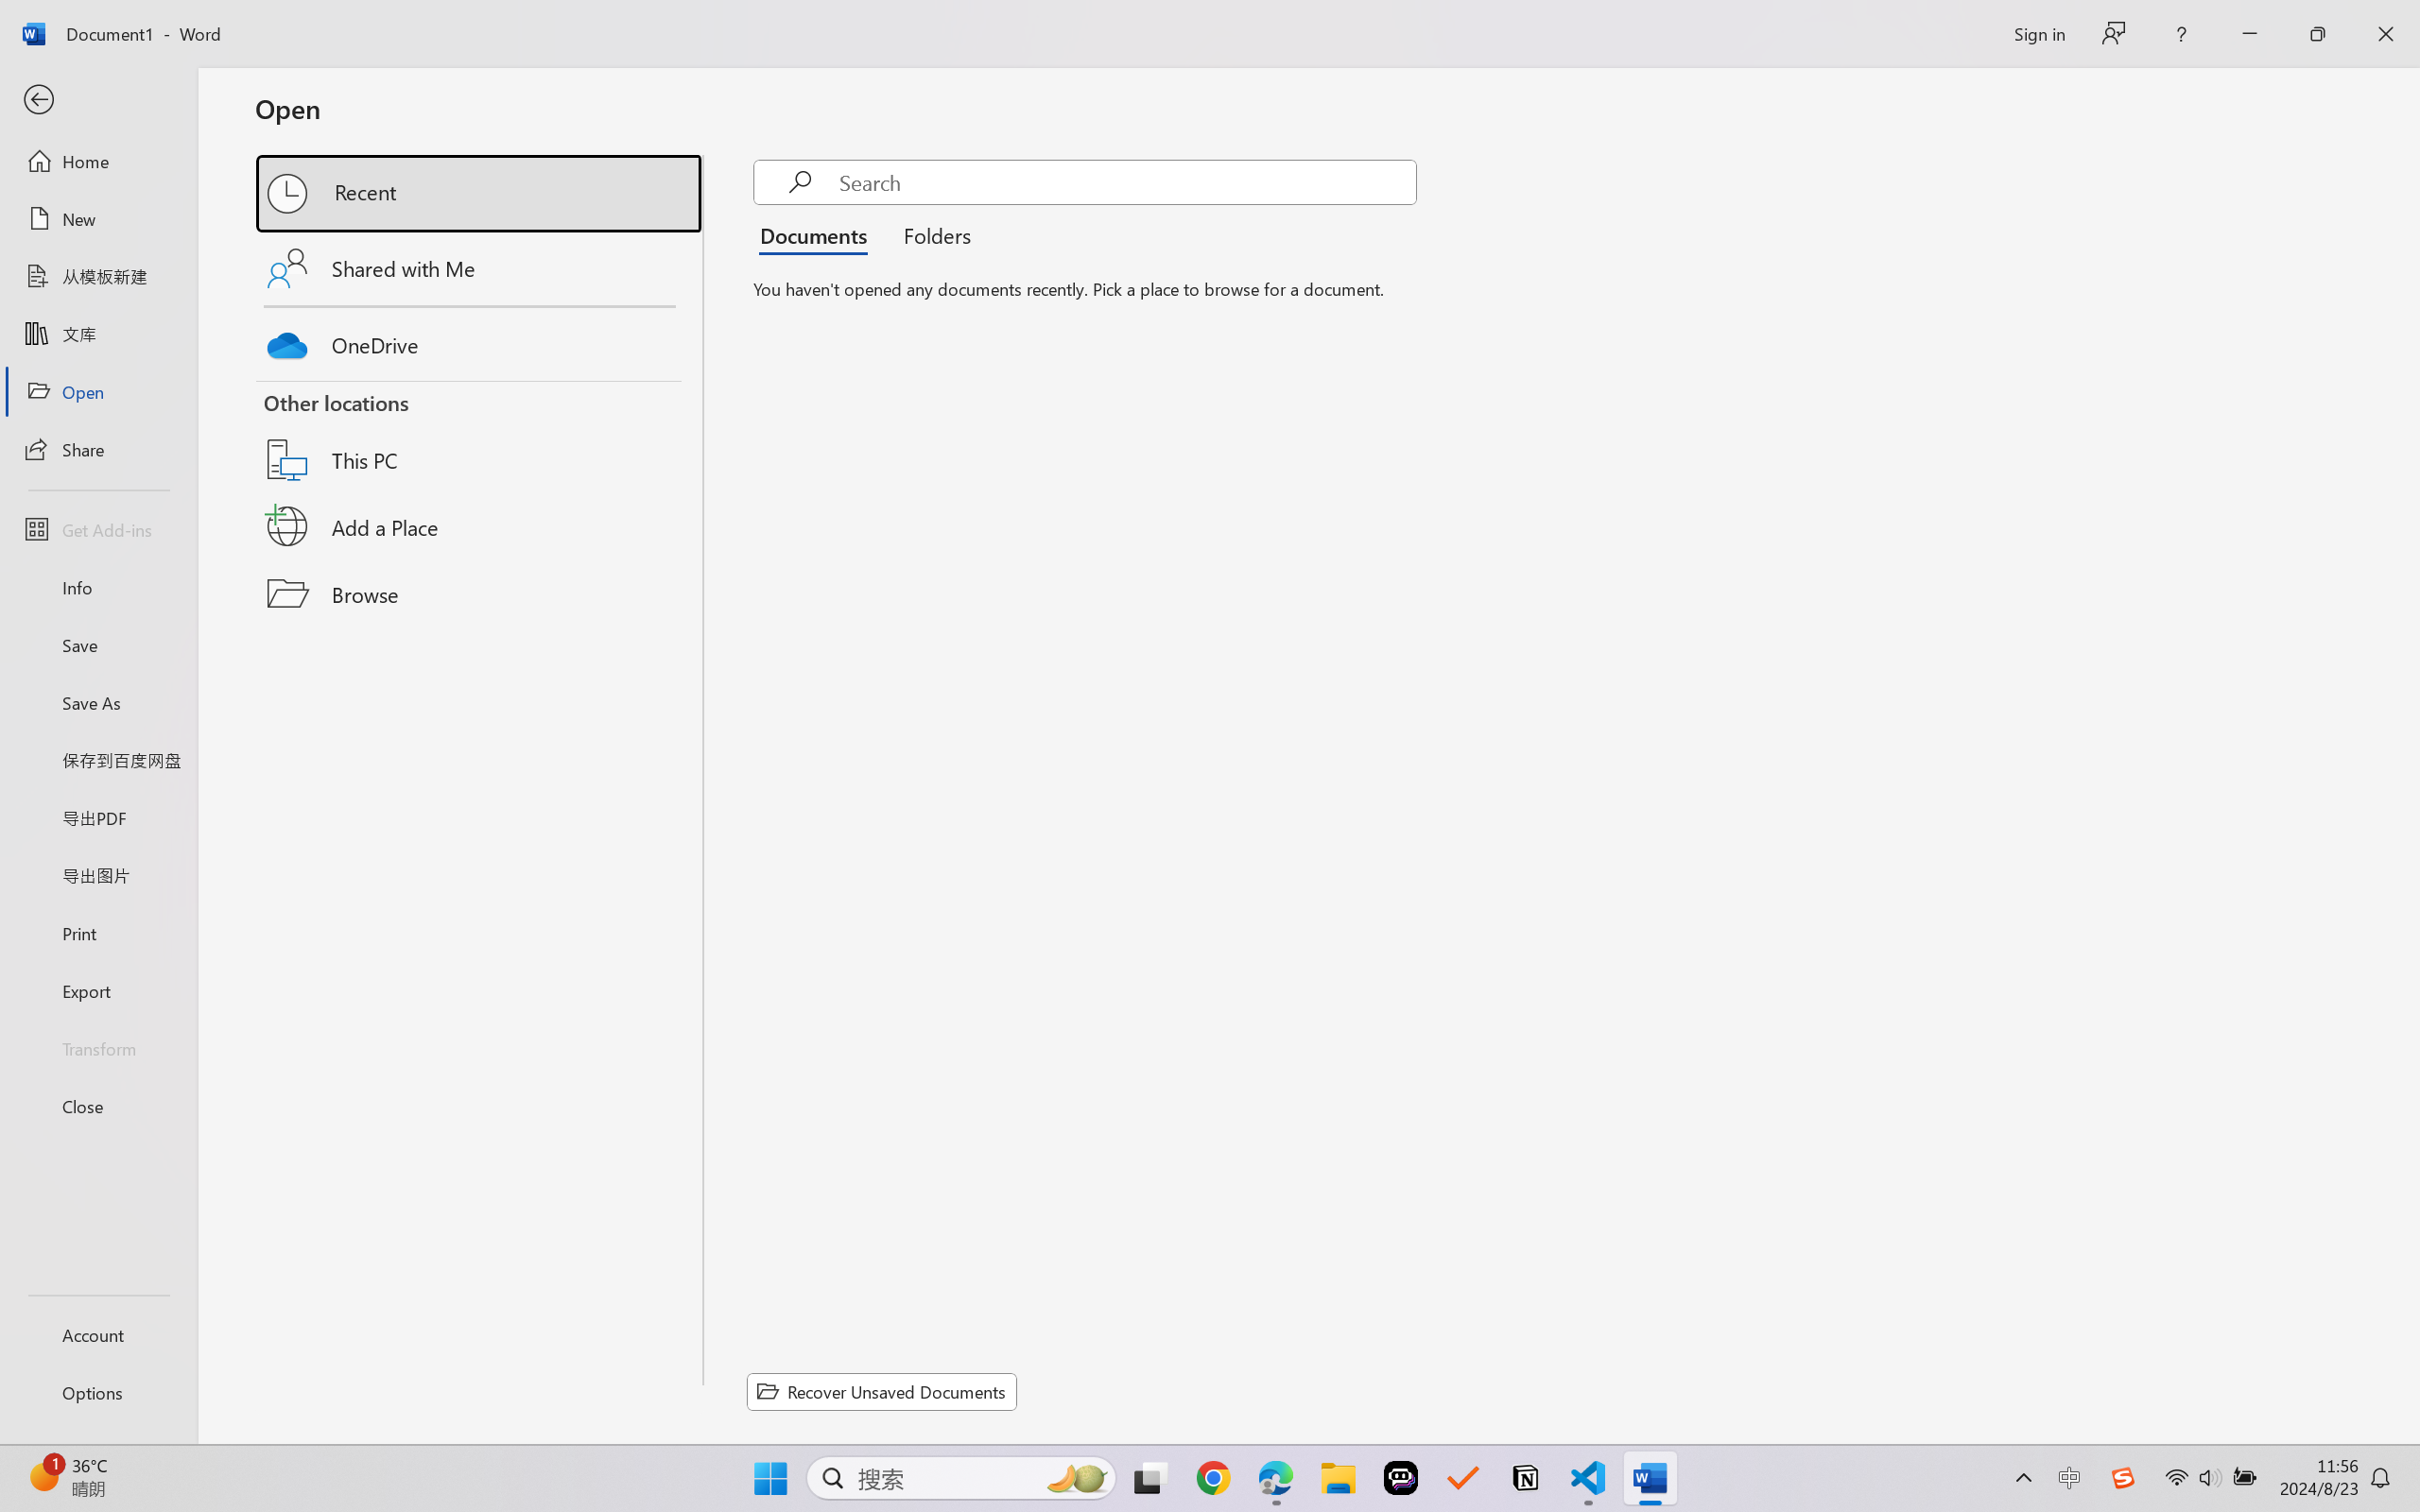 The height and width of the screenshot is (1512, 2420). What do you see at coordinates (818, 233) in the screenshot?
I see `'Documents'` at bounding box center [818, 233].